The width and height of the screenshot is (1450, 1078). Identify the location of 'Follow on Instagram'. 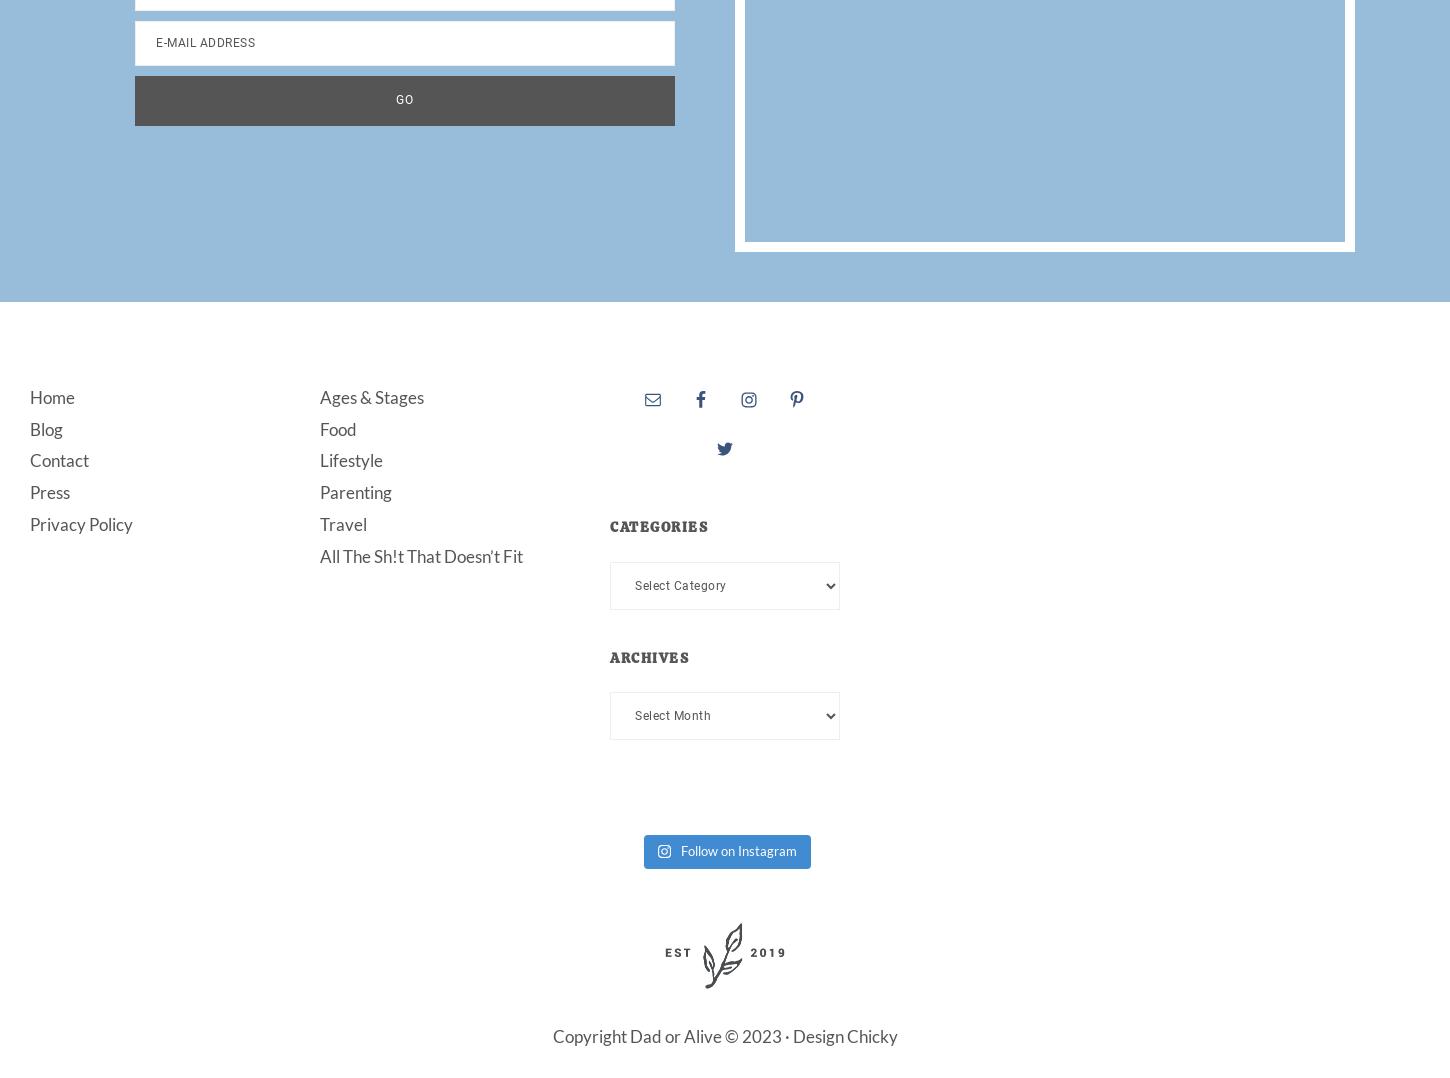
(680, 849).